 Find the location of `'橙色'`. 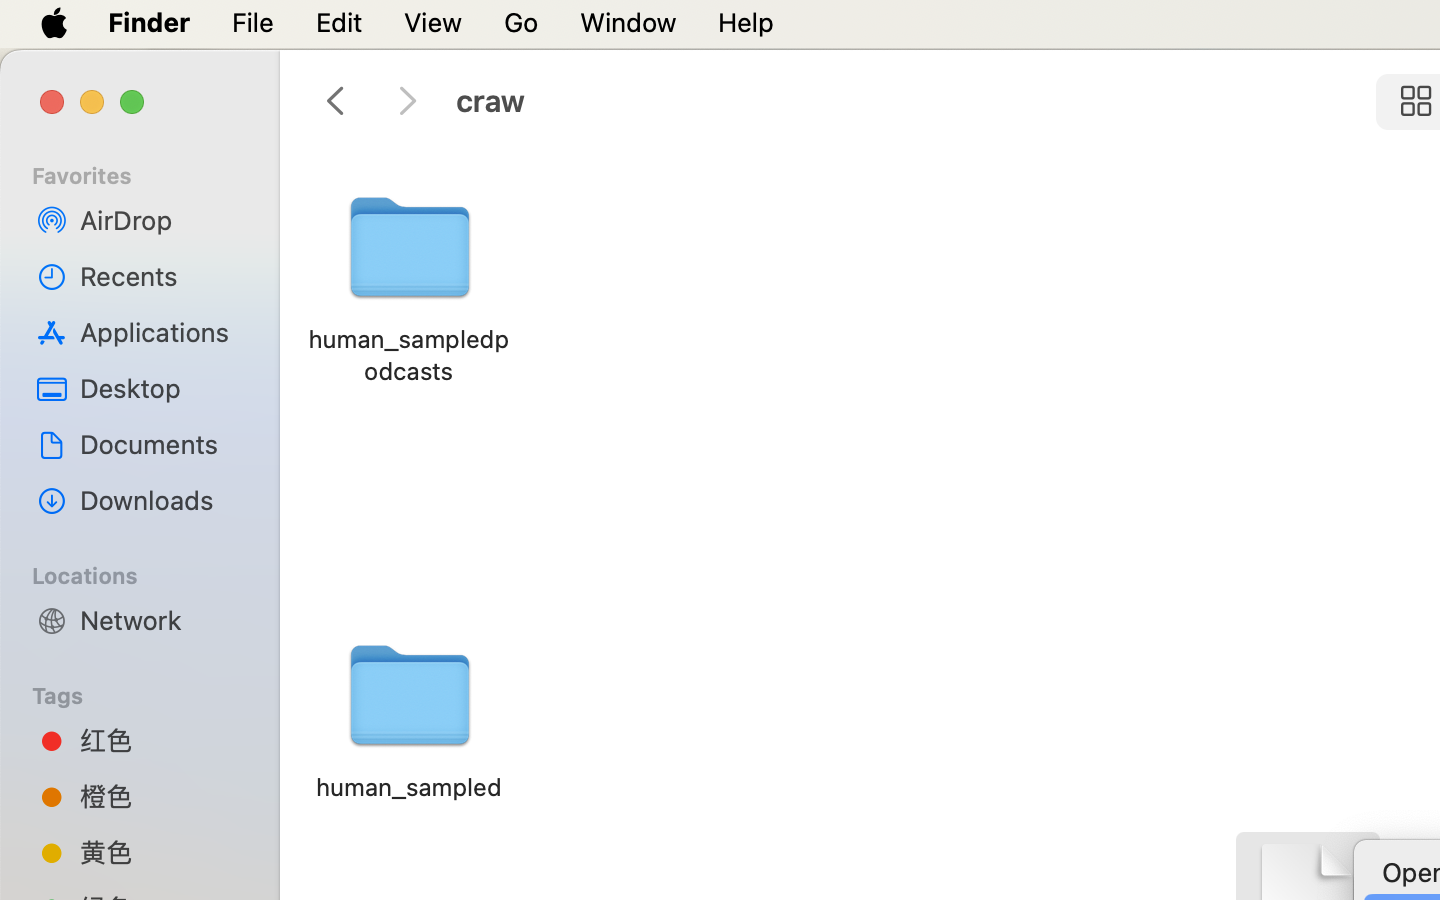

'橙色' is located at coordinates (159, 795).